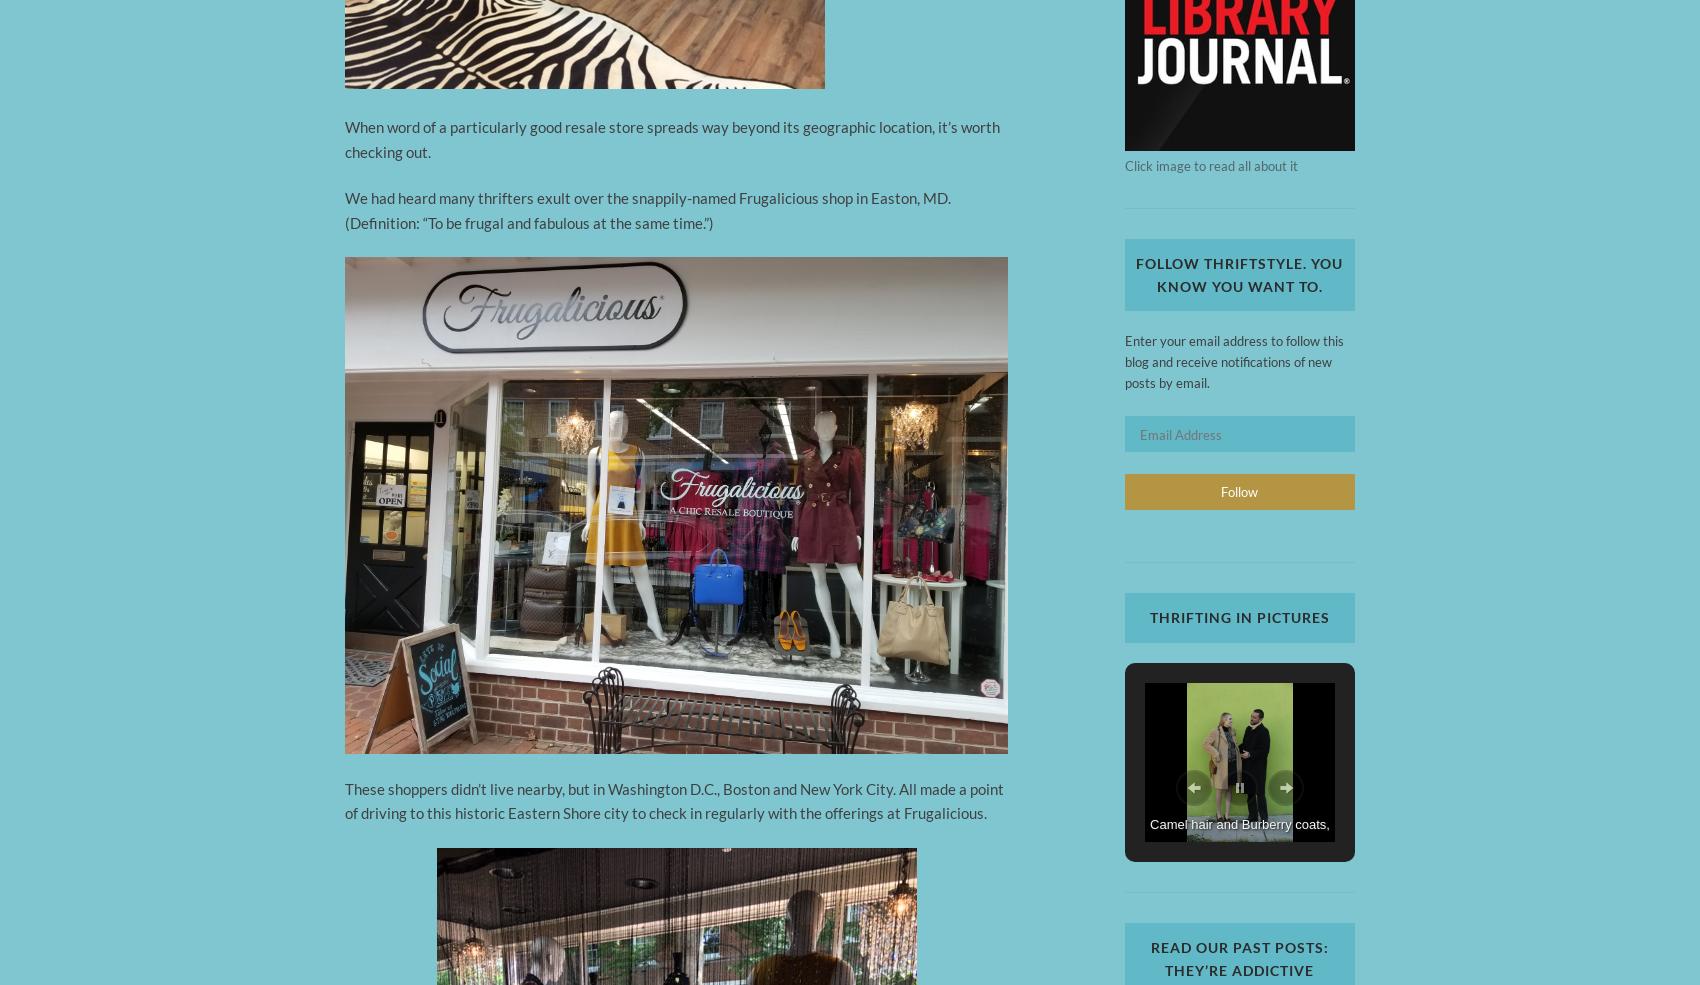 The width and height of the screenshot is (1700, 985). Describe the element at coordinates (1238, 491) in the screenshot. I see `'Follow'` at that location.